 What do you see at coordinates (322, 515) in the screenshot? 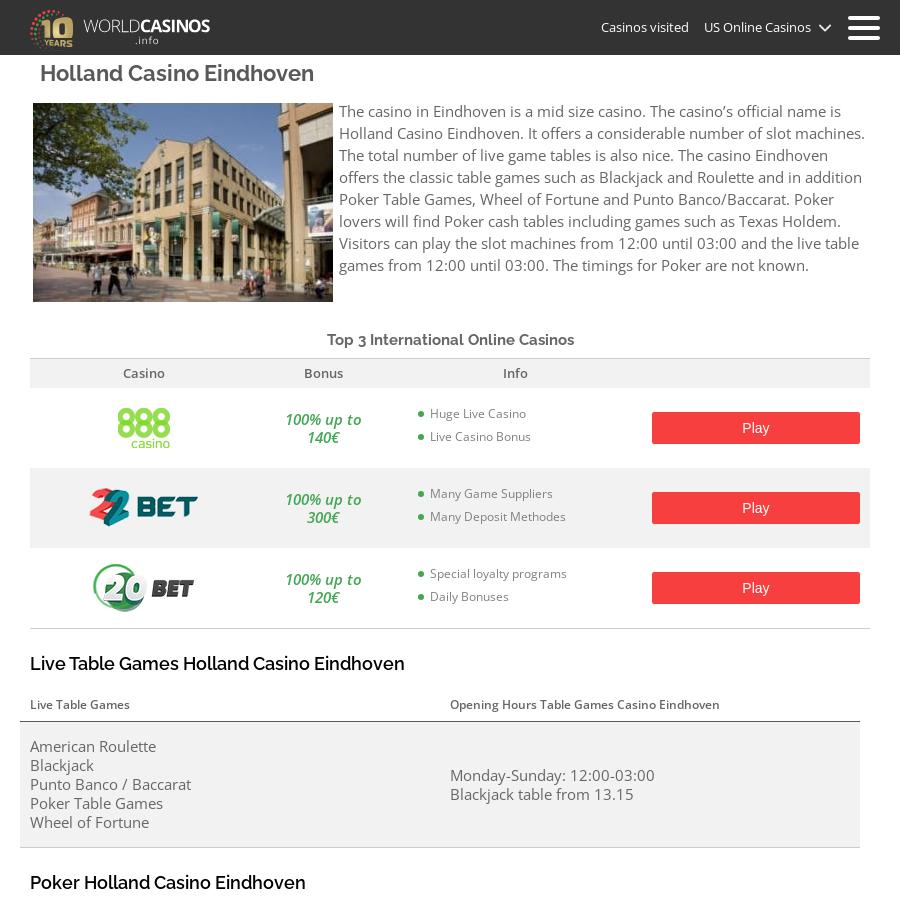
I see `'300€'` at bounding box center [322, 515].